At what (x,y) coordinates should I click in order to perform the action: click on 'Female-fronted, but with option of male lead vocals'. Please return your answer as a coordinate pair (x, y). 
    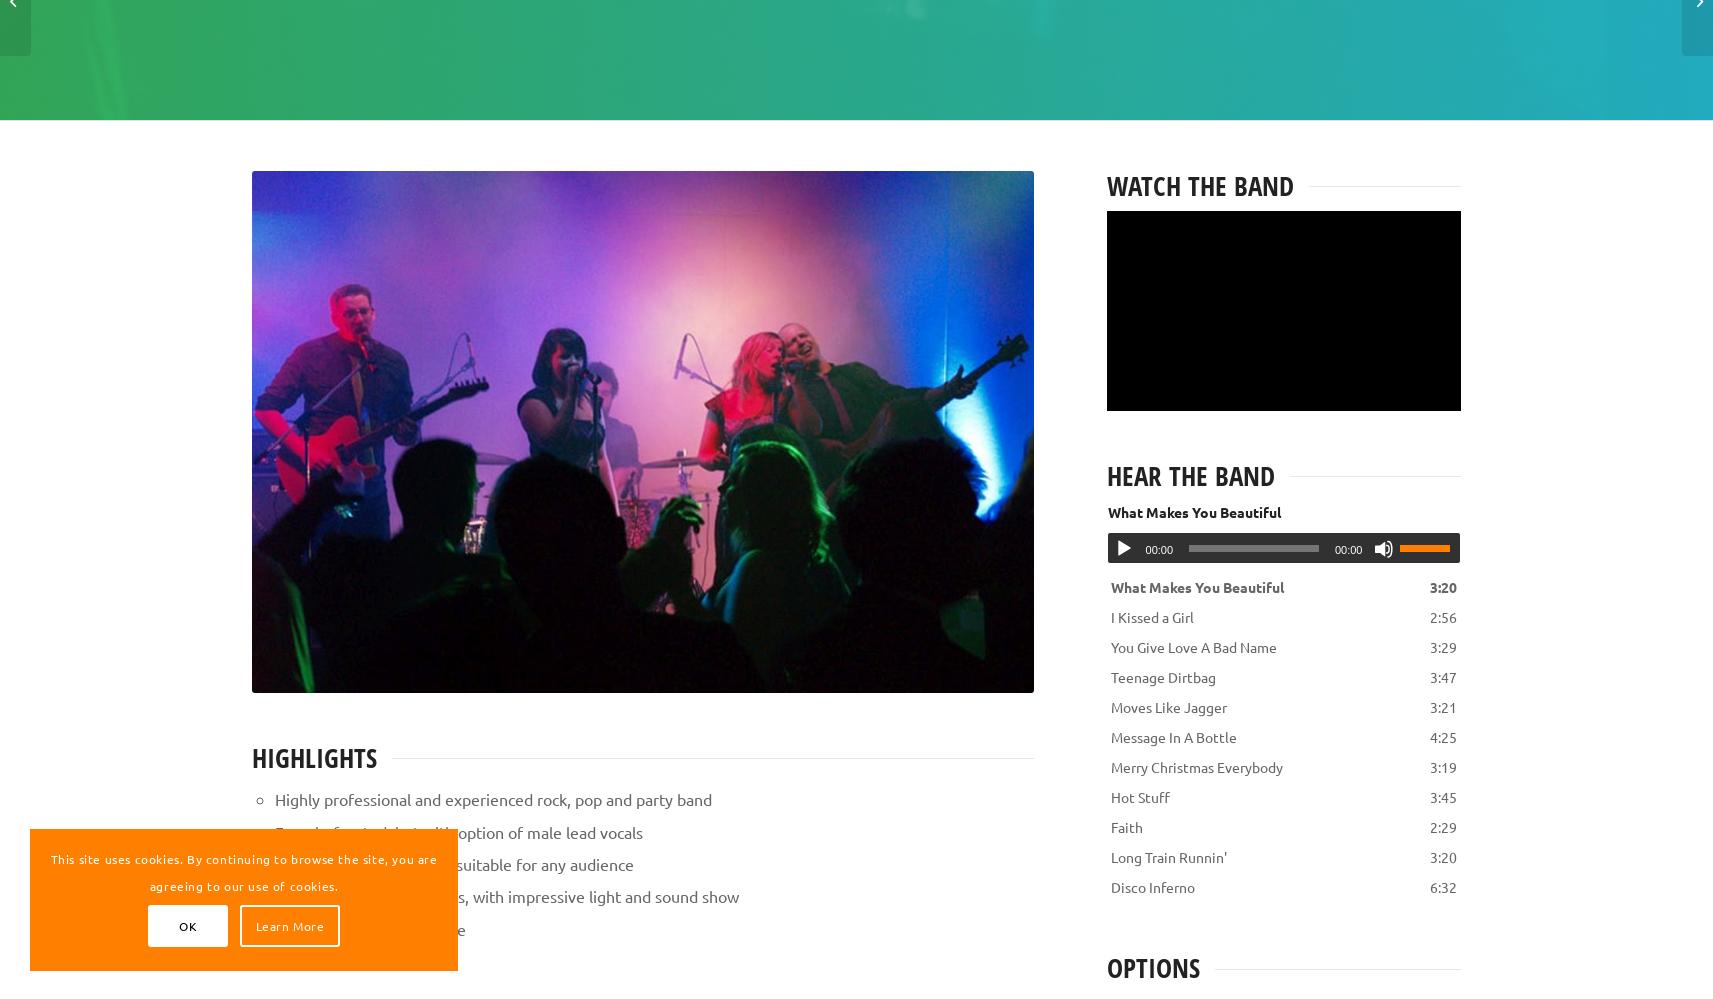
    Looking at the image, I should click on (457, 830).